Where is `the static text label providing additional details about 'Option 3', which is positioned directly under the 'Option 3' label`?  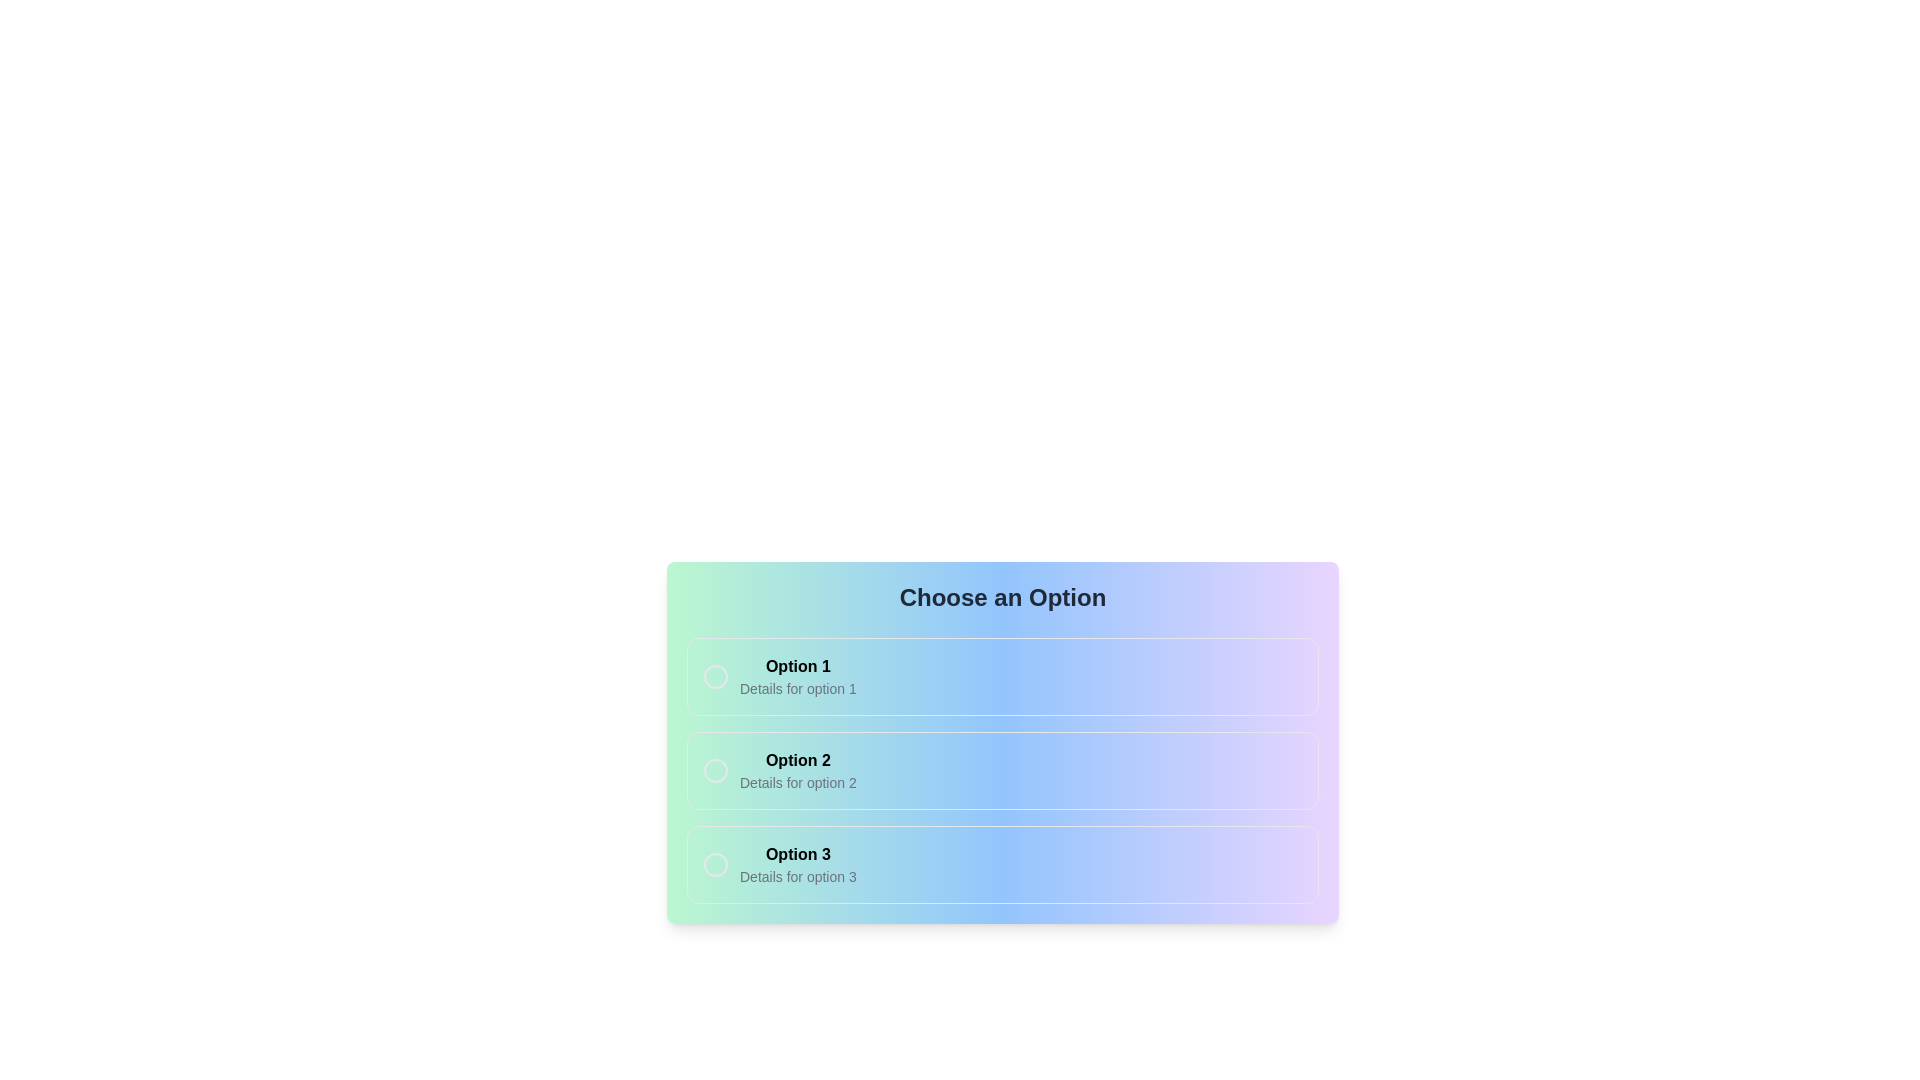
the static text label providing additional details about 'Option 3', which is positioned directly under the 'Option 3' label is located at coordinates (797, 875).